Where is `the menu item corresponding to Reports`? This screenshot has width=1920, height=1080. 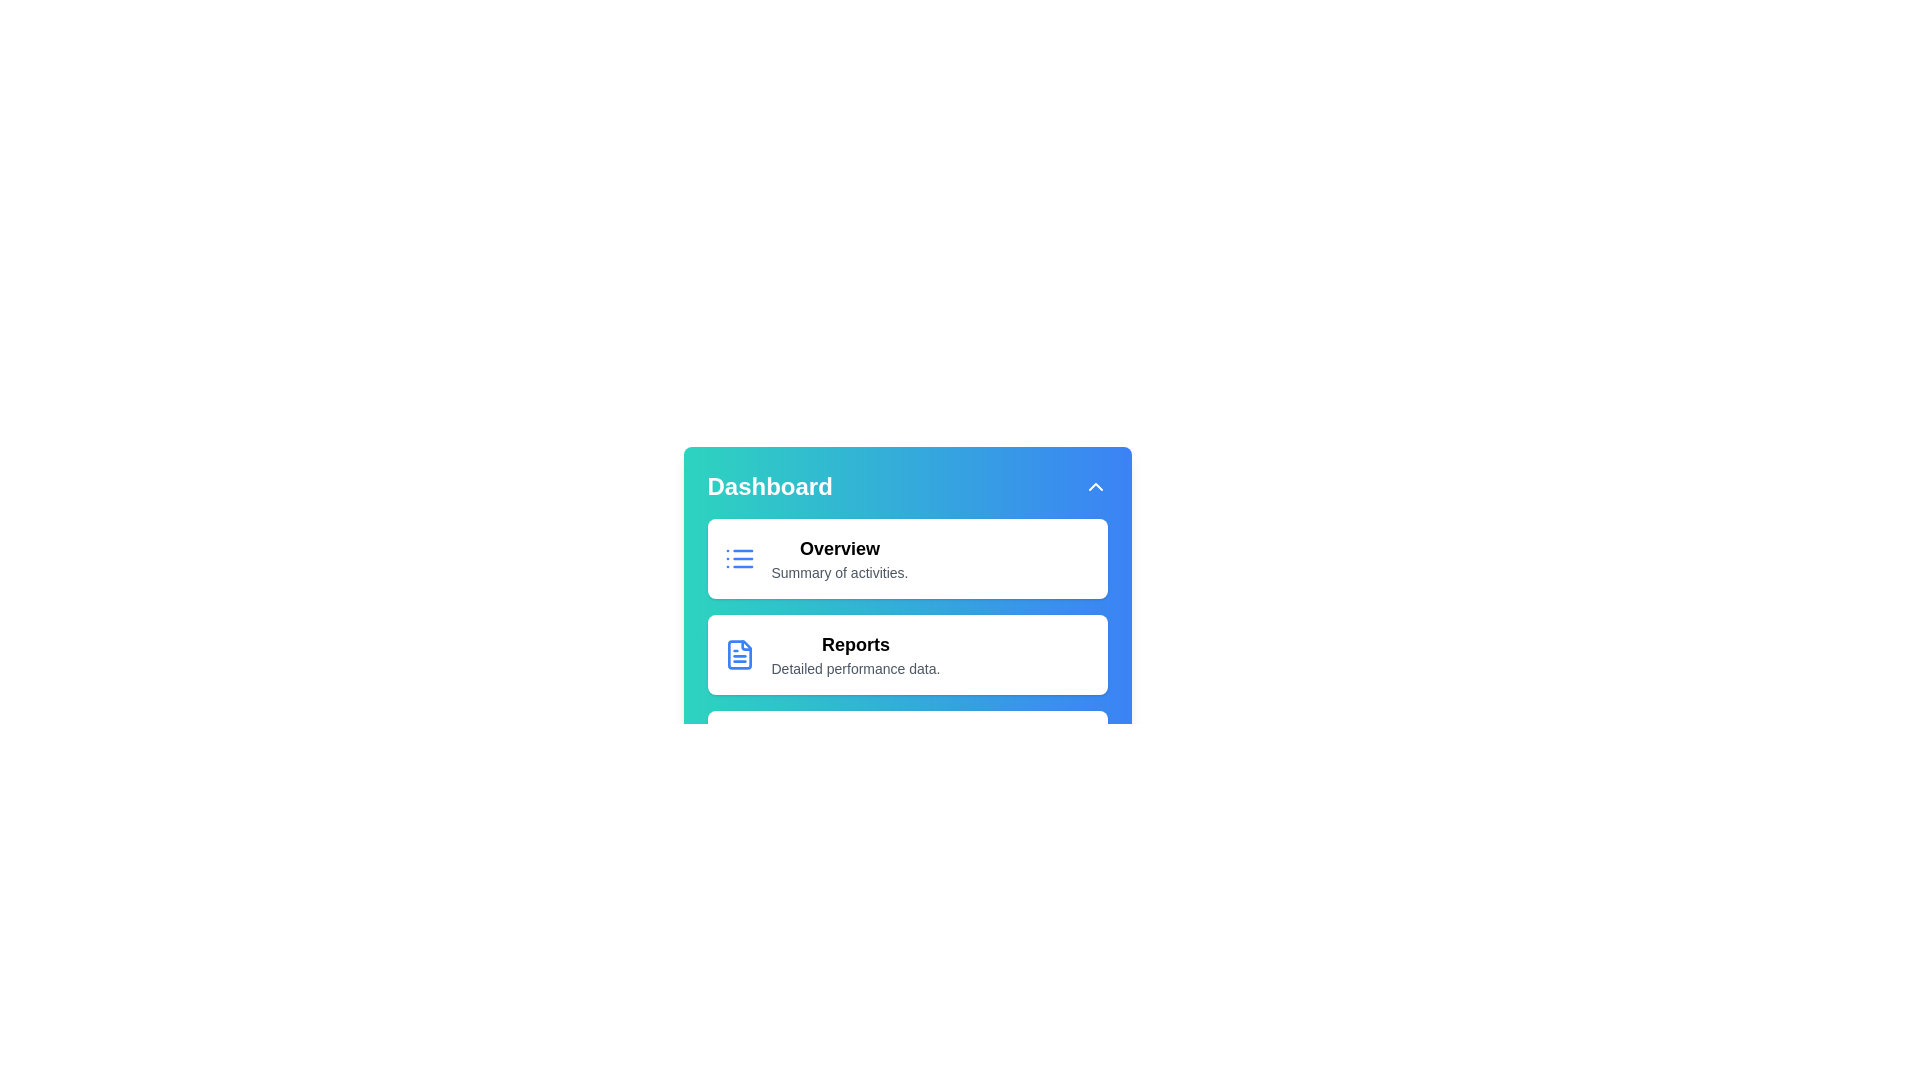
the menu item corresponding to Reports is located at coordinates (855, 655).